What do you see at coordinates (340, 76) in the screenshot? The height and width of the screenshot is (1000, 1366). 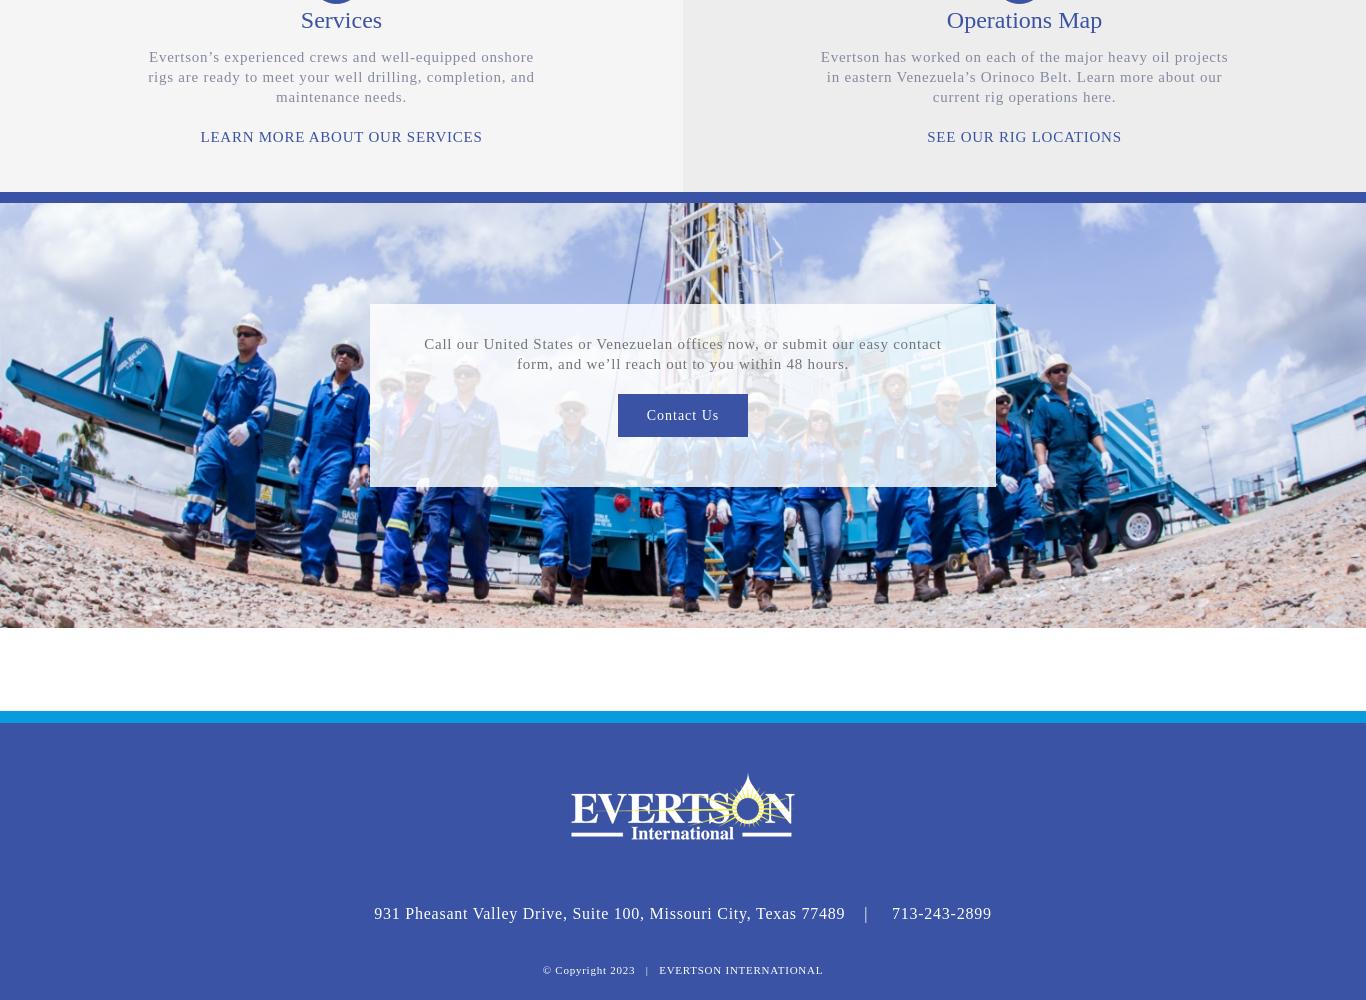 I see `'Evertson’s experienced crews and well-equipped onshore rigs are ready to meet your well drilling, completion, and maintenance needs.'` at bounding box center [340, 76].